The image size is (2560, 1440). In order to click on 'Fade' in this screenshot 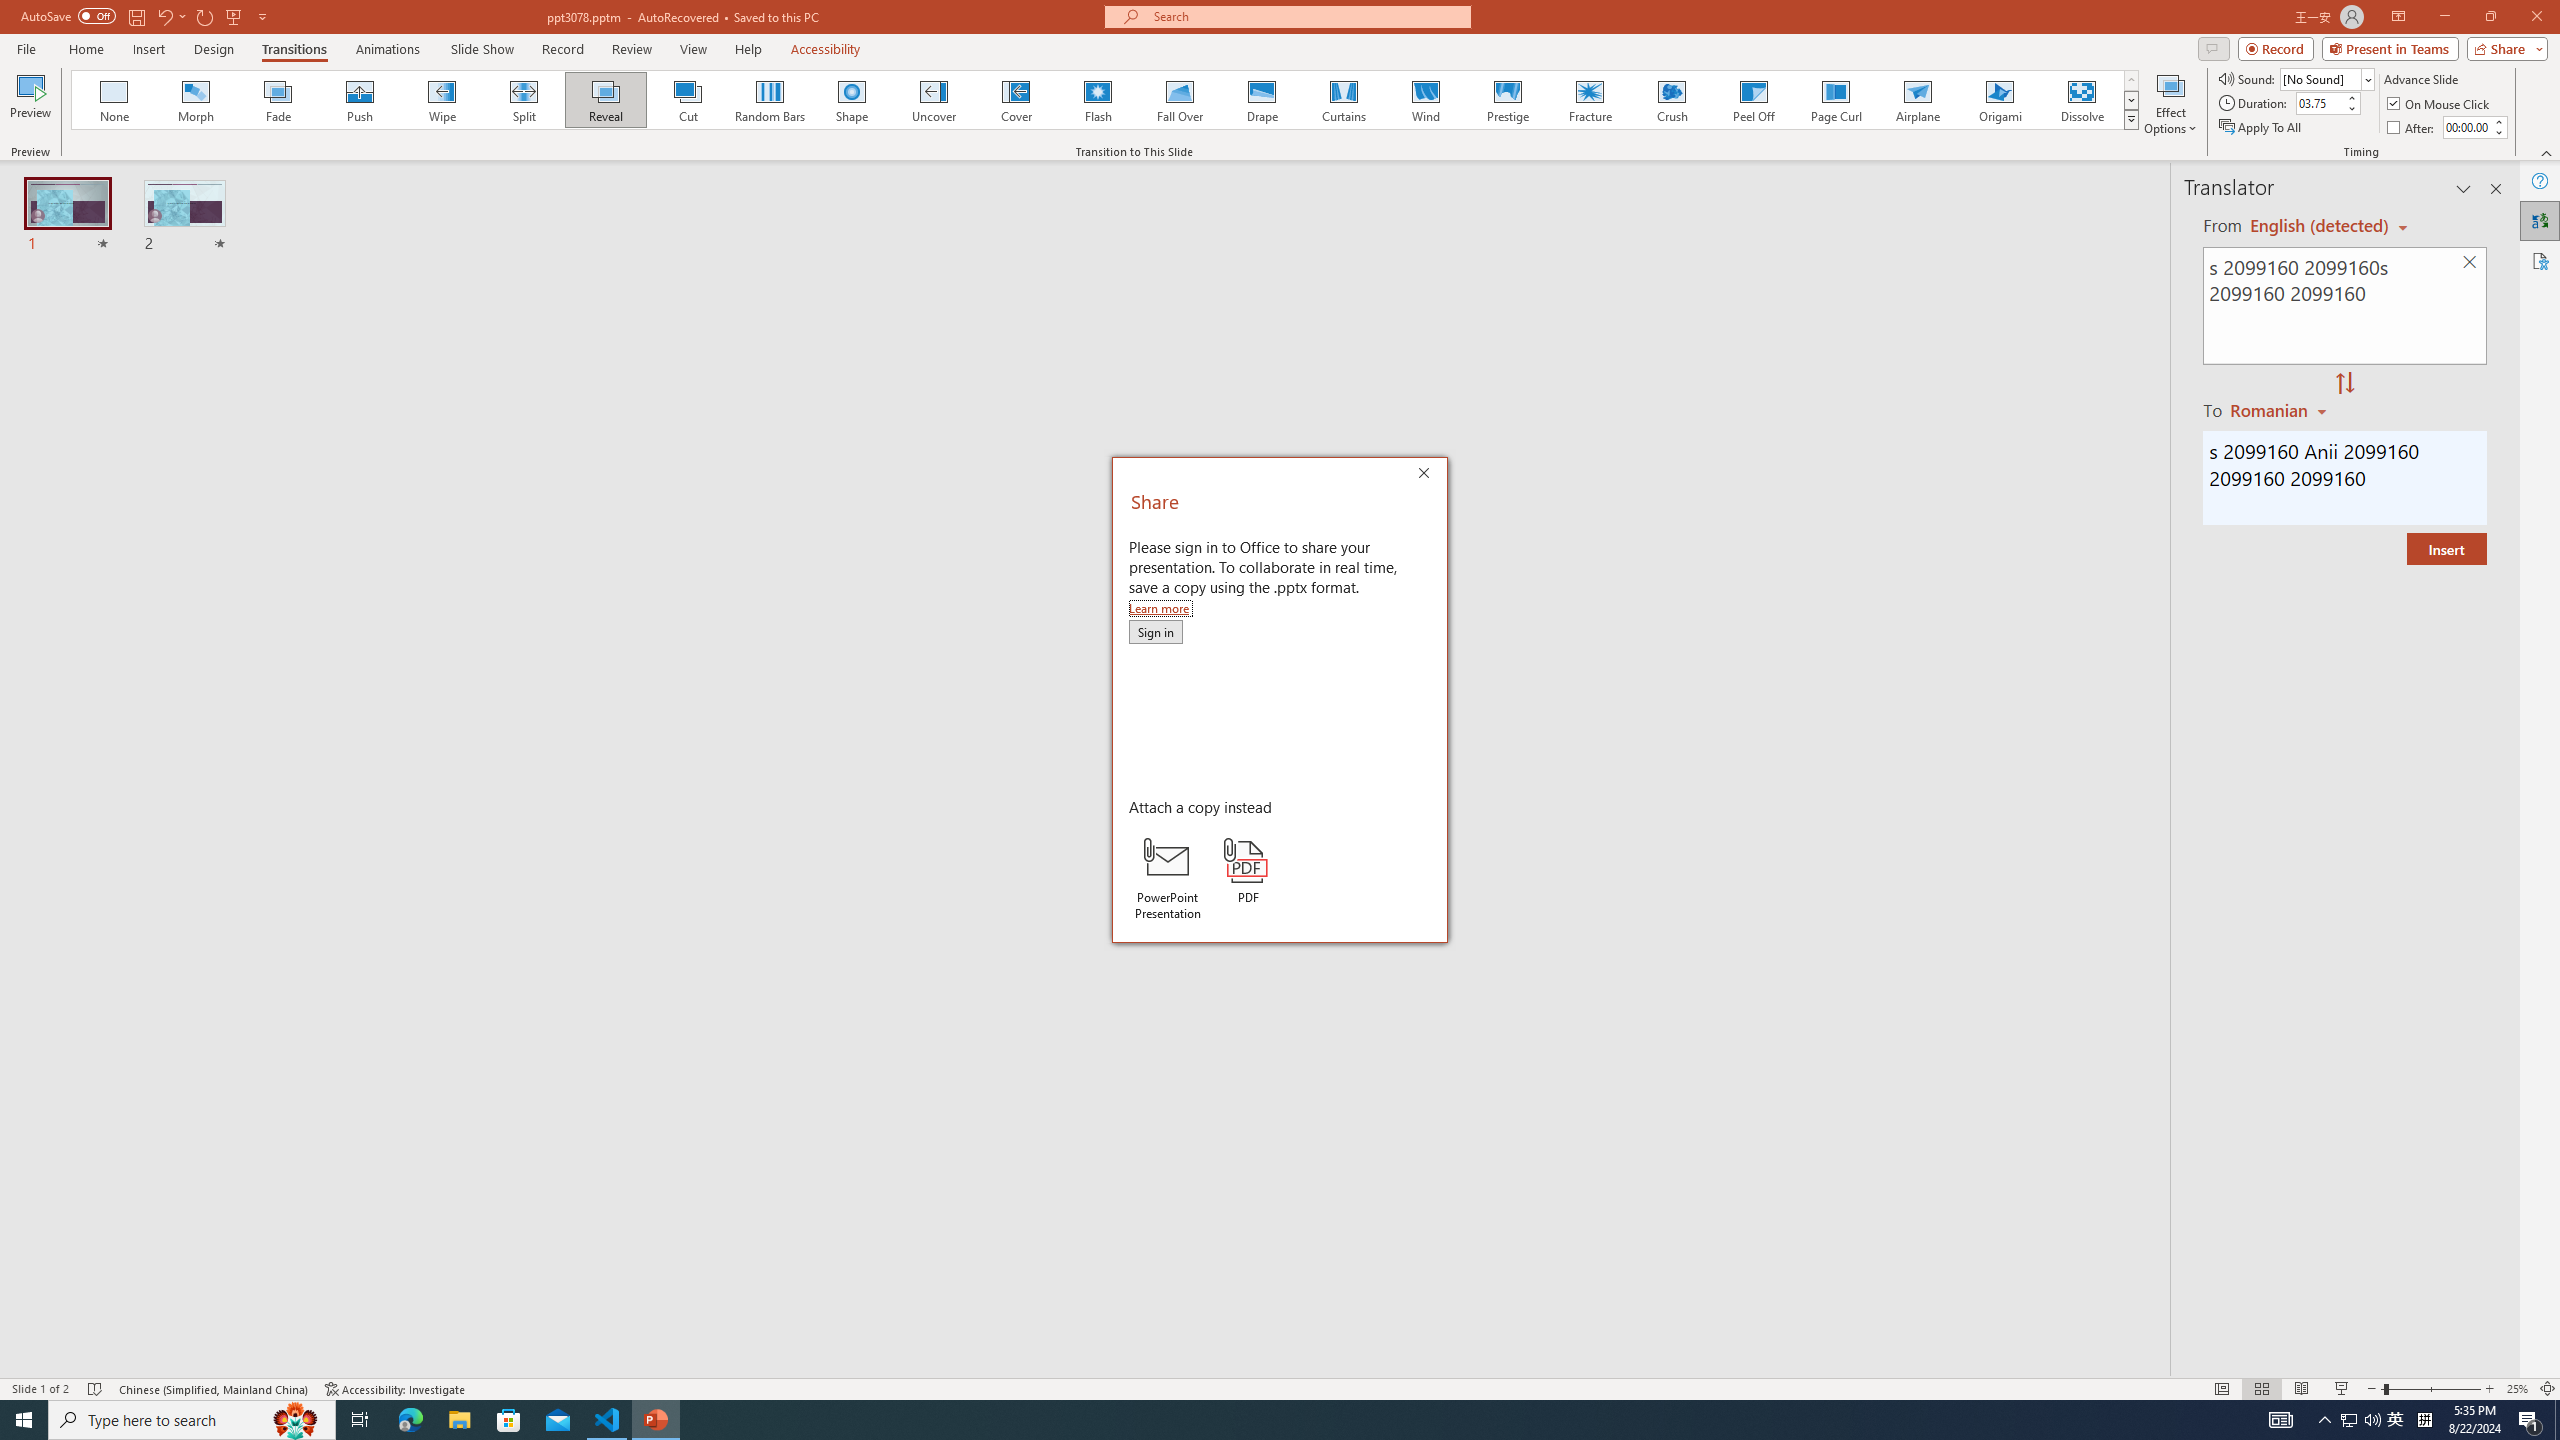, I will do `click(278, 99)`.